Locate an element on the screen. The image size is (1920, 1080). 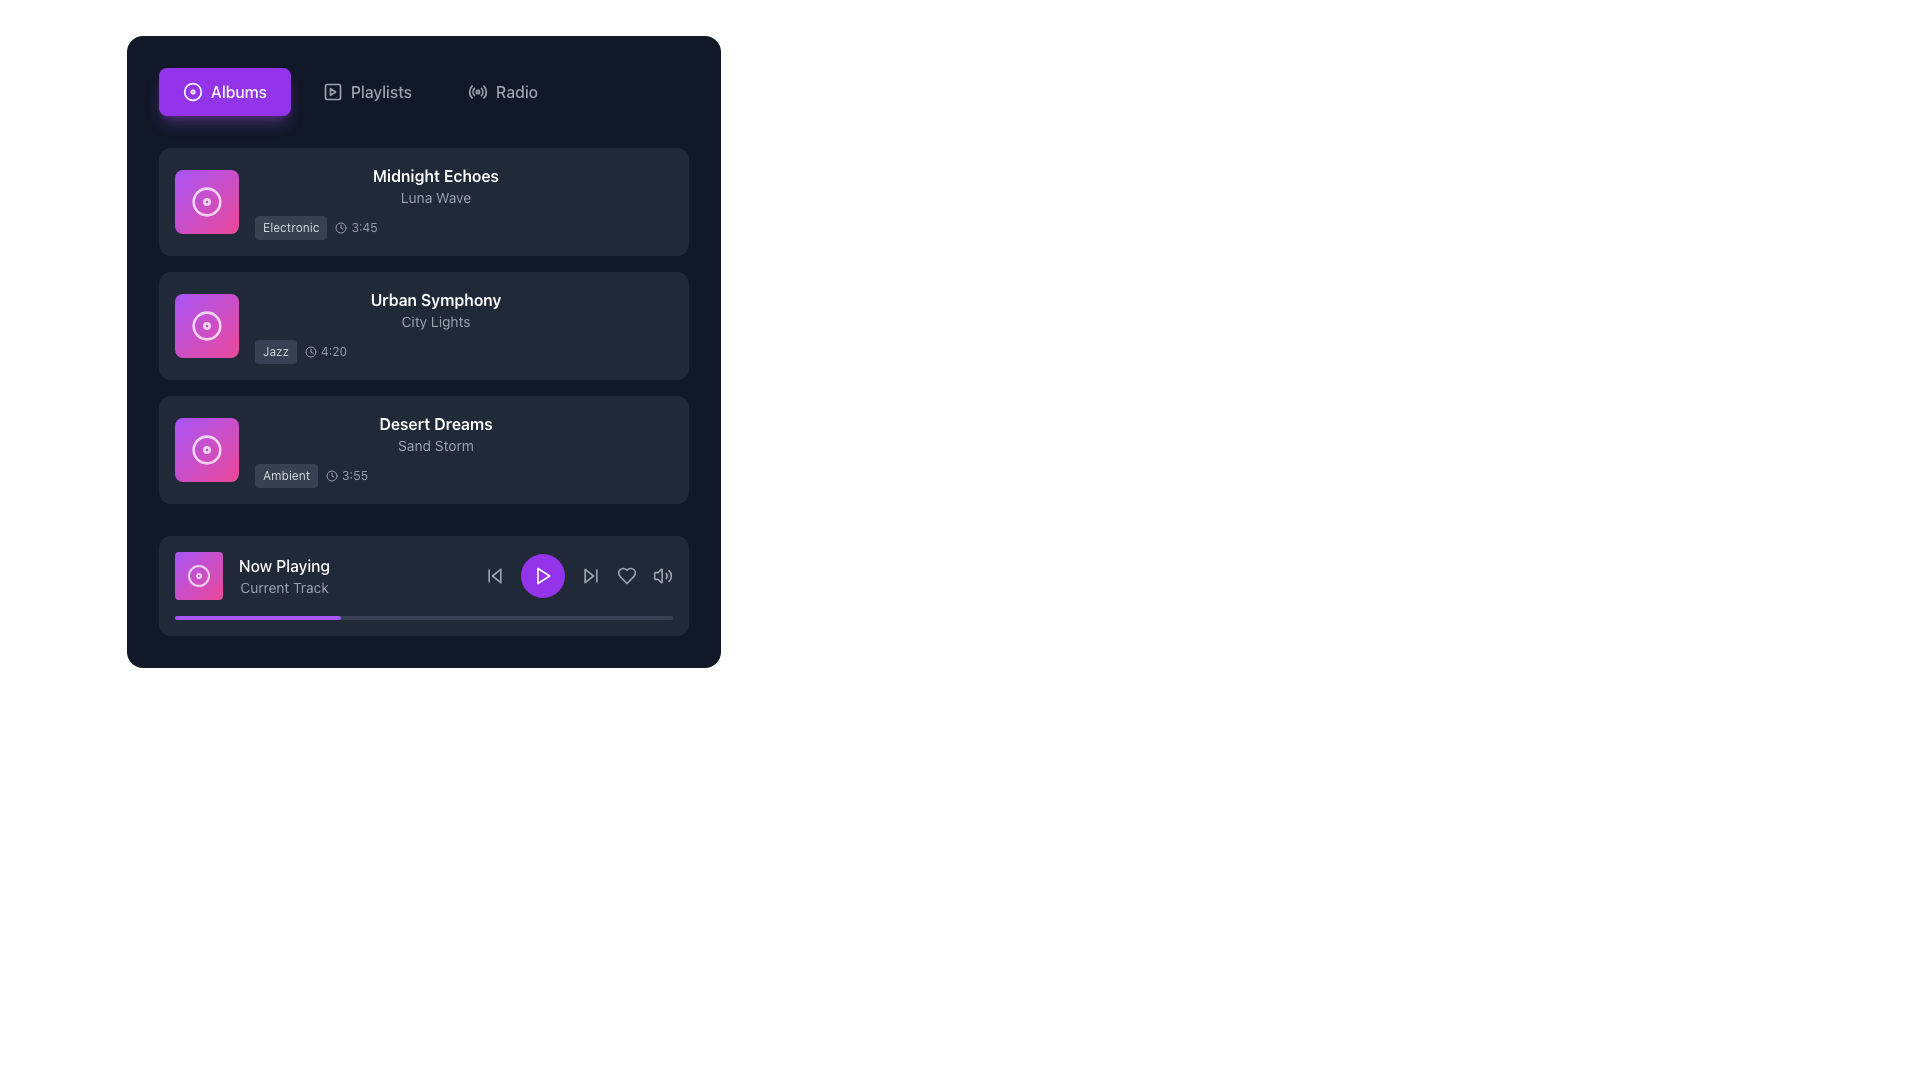
the 'previous' button represented as an SVG arrow located in the control bar at the bottom of the media playback interface to skip to the previous track is located at coordinates (496, 575).